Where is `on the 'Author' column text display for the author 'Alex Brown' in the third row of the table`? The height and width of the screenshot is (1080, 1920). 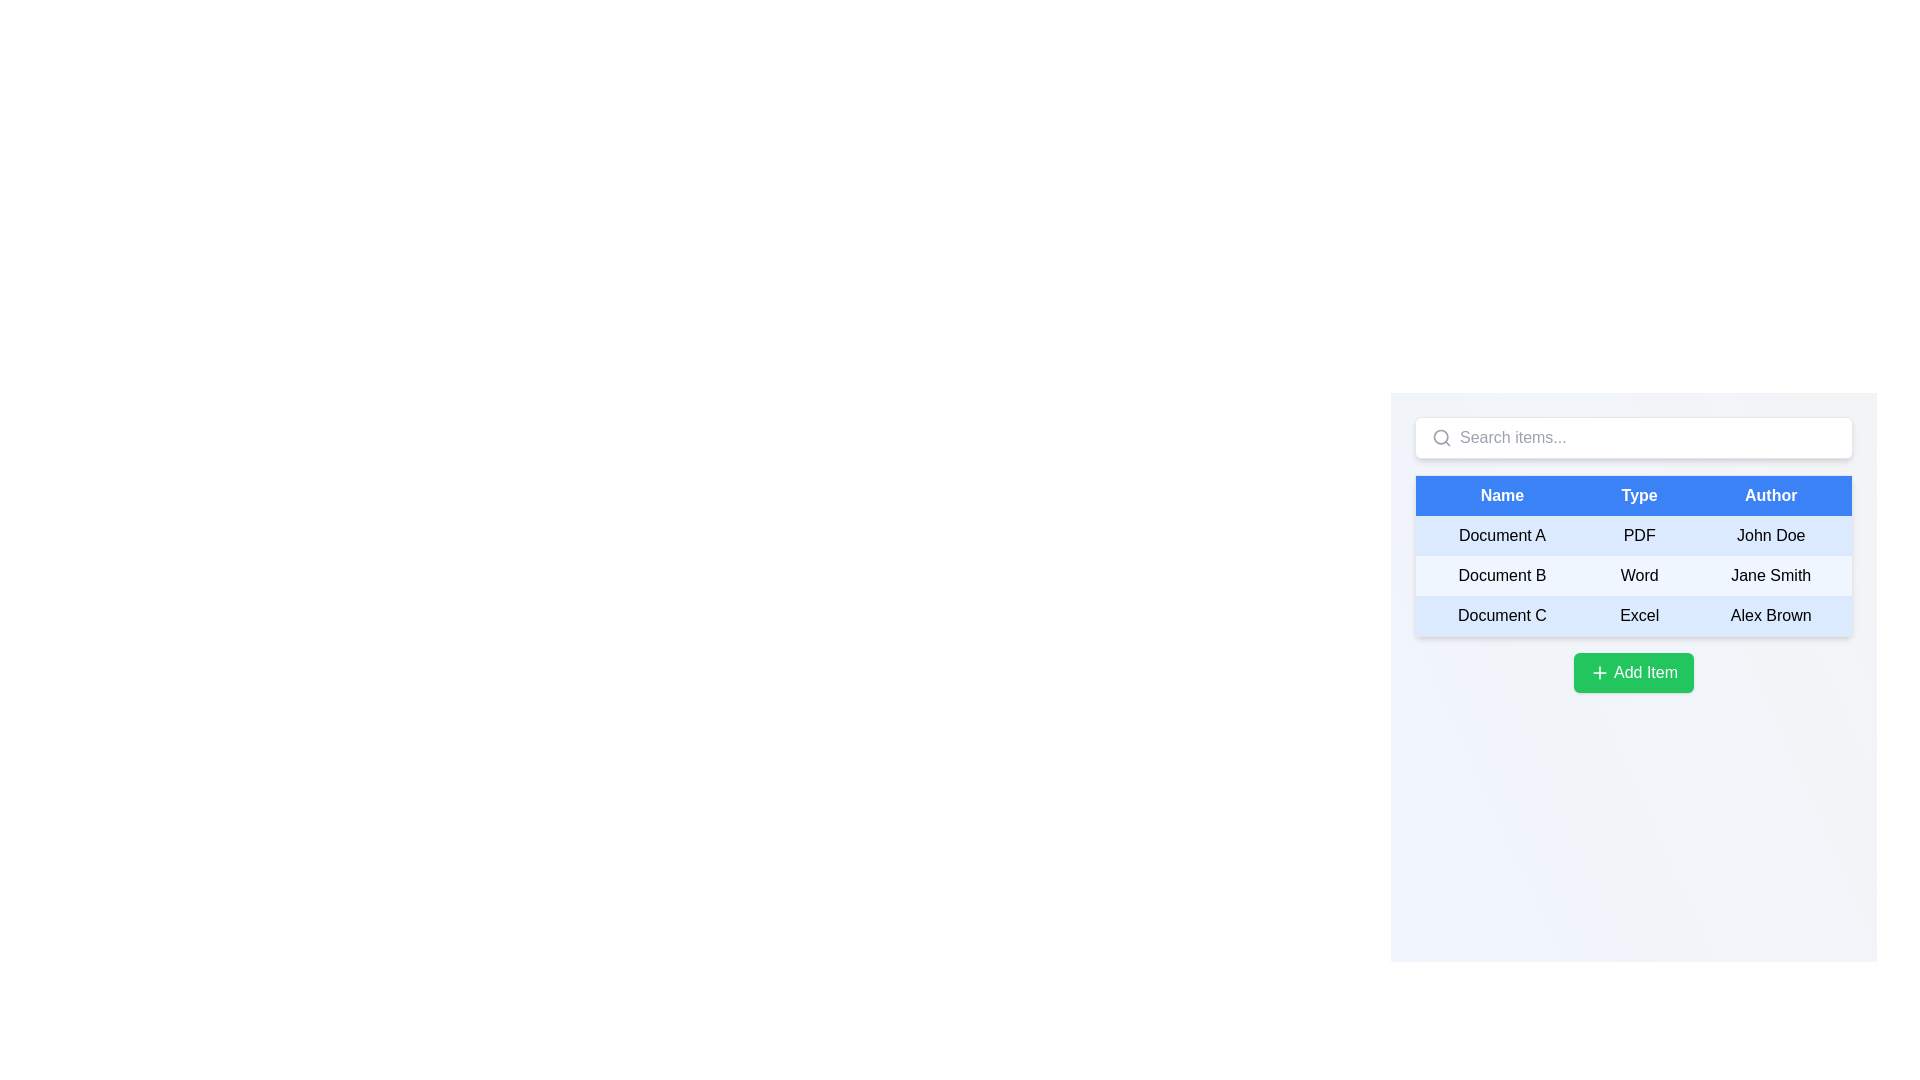
on the 'Author' column text display for the author 'Alex Brown' in the third row of the table is located at coordinates (1771, 615).